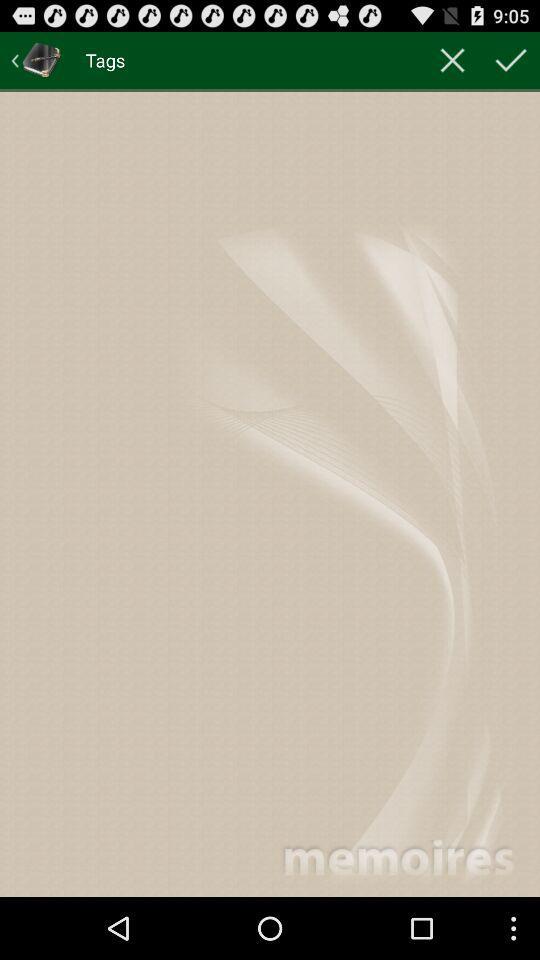 This screenshot has width=540, height=960. Describe the element at coordinates (452, 64) in the screenshot. I see `the close icon` at that location.